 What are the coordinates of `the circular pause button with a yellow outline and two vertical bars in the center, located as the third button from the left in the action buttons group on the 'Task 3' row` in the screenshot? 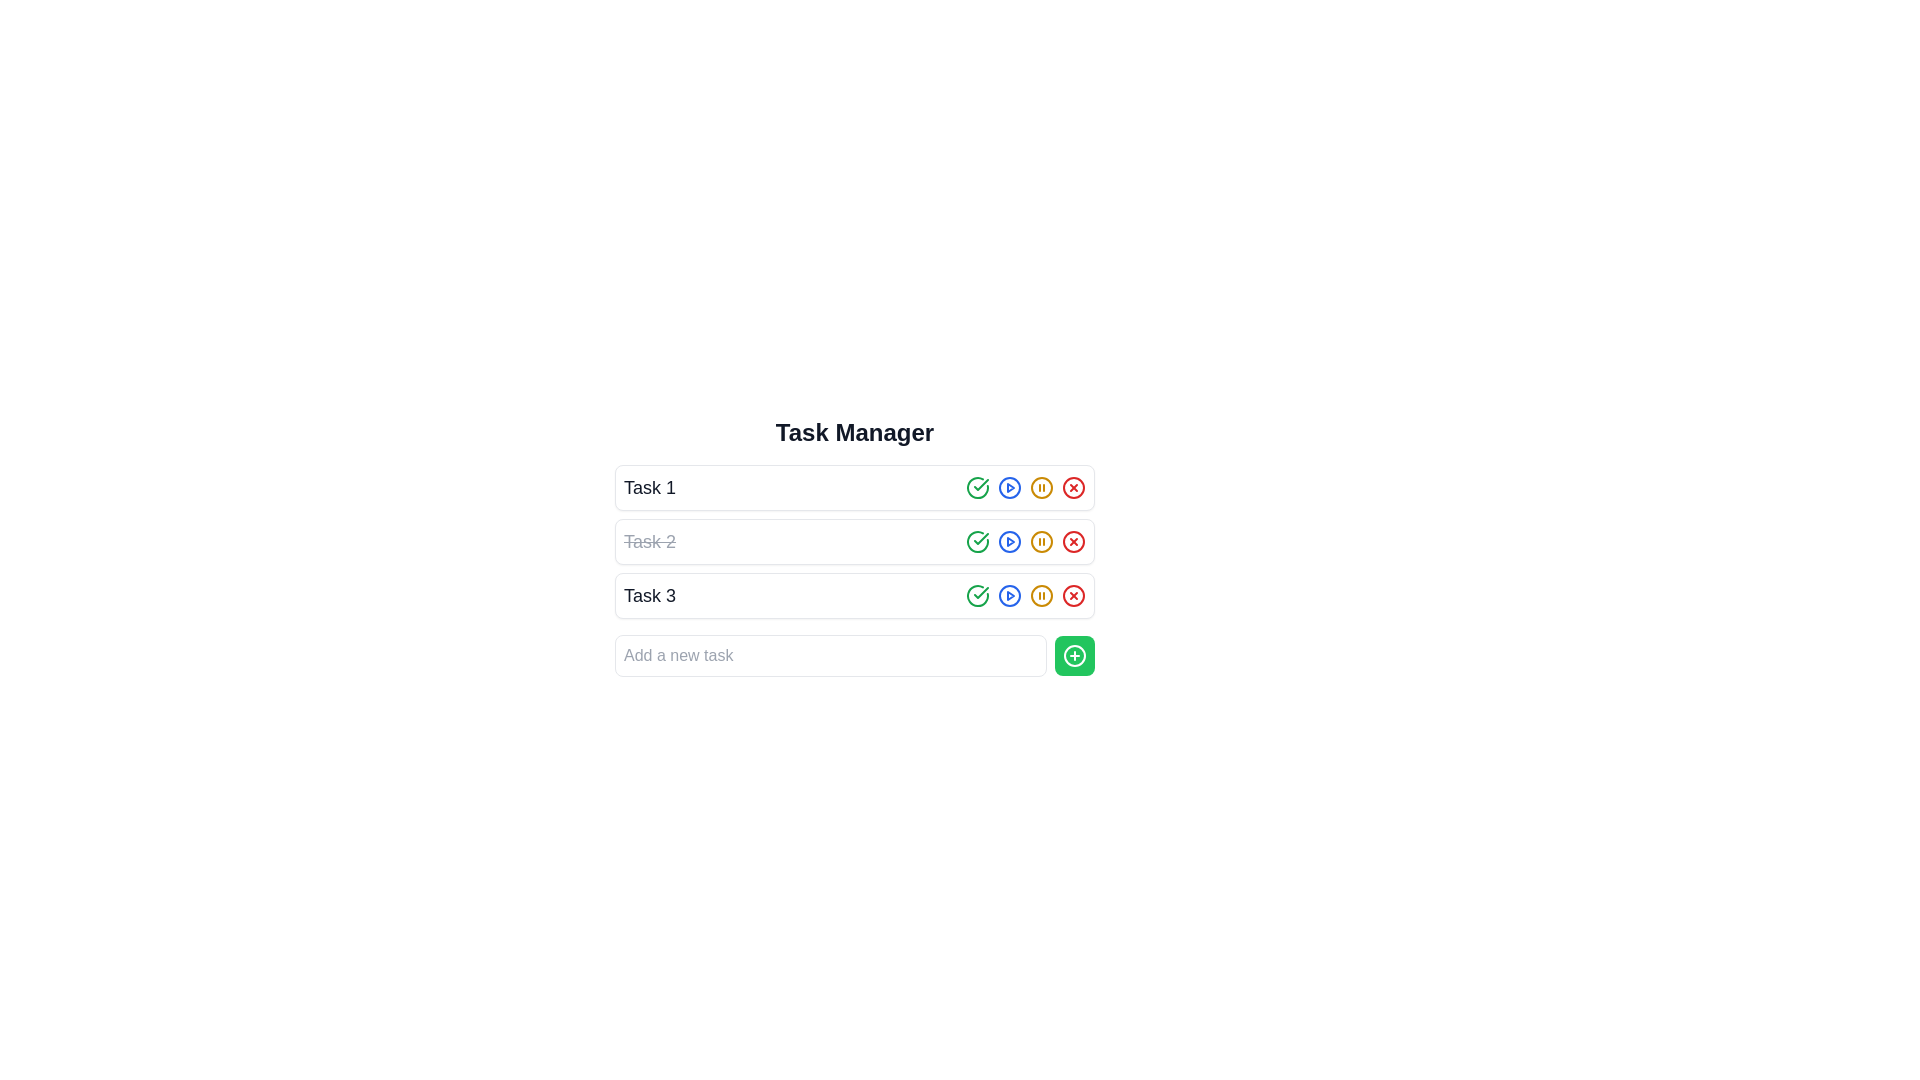 It's located at (1040, 595).